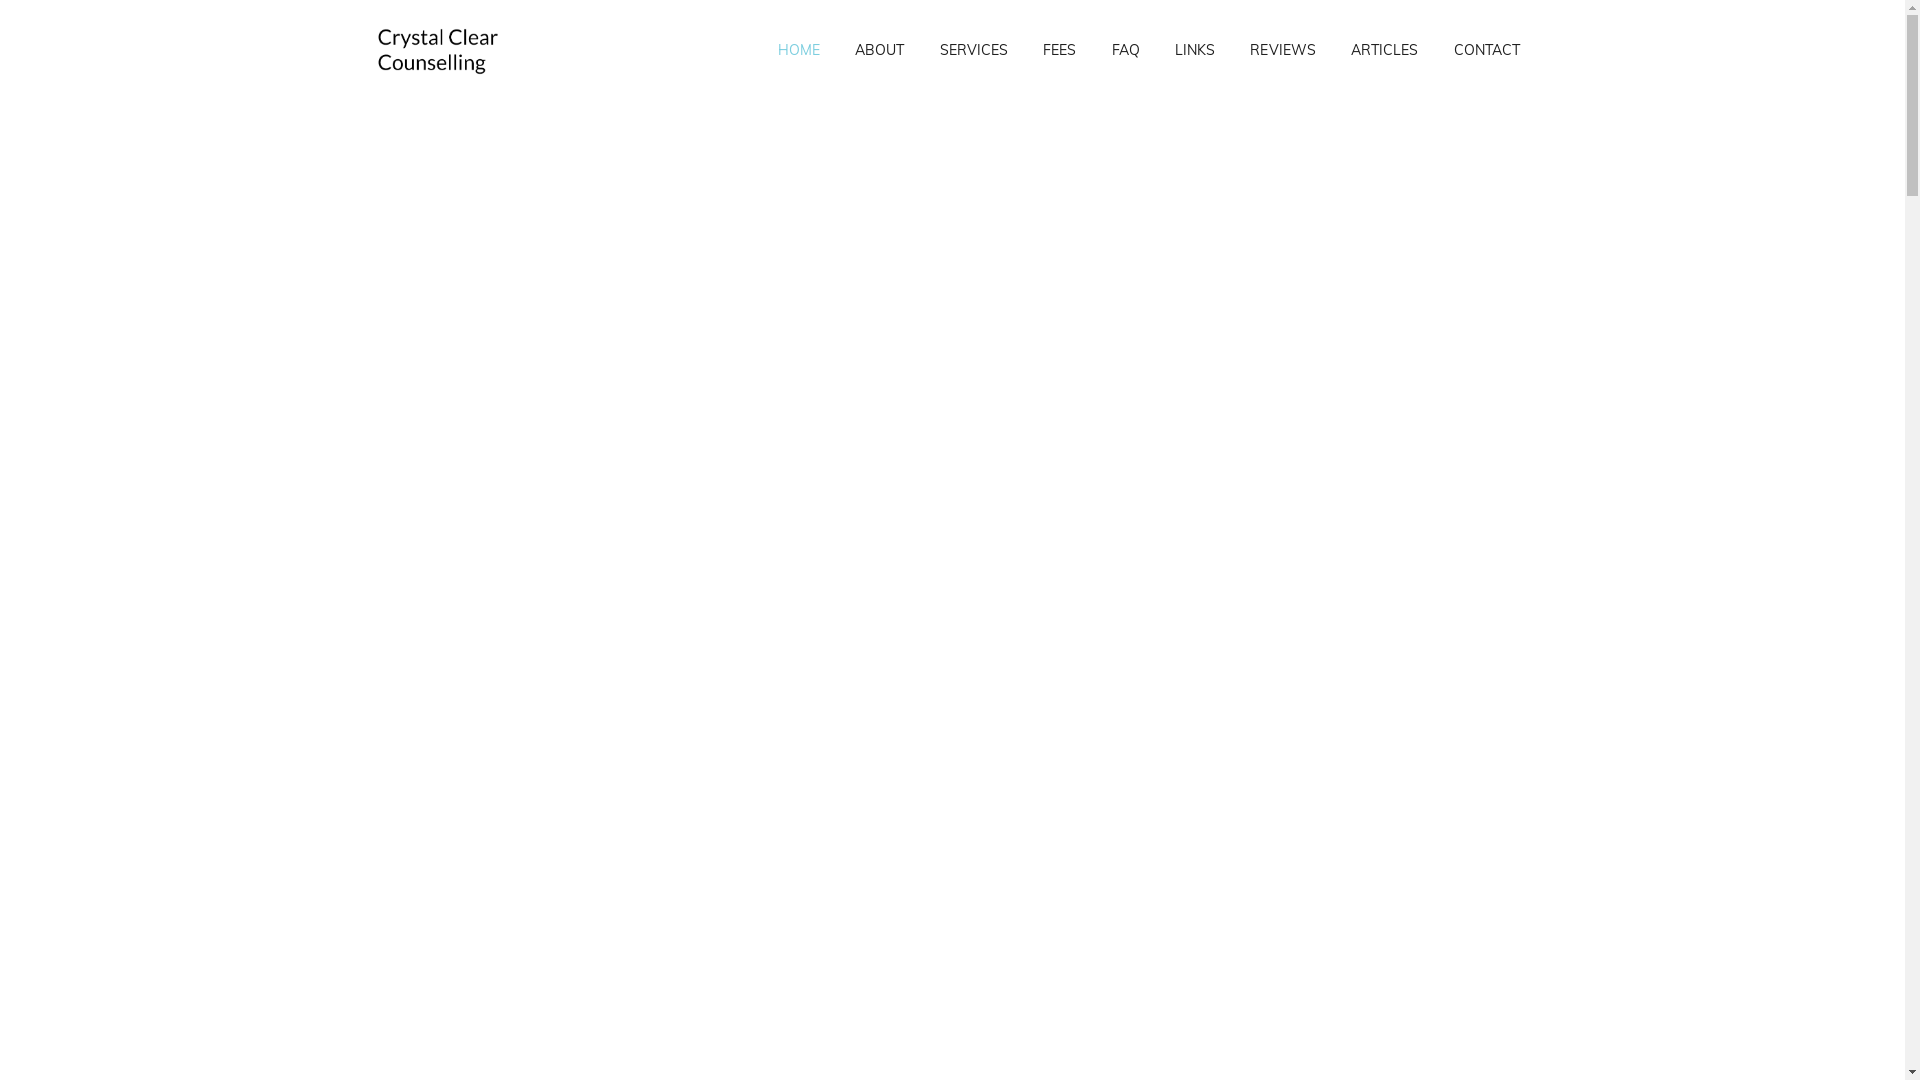 This screenshot has height=1080, width=1920. What do you see at coordinates (1487, 49) in the screenshot?
I see `'CONTACT'` at bounding box center [1487, 49].